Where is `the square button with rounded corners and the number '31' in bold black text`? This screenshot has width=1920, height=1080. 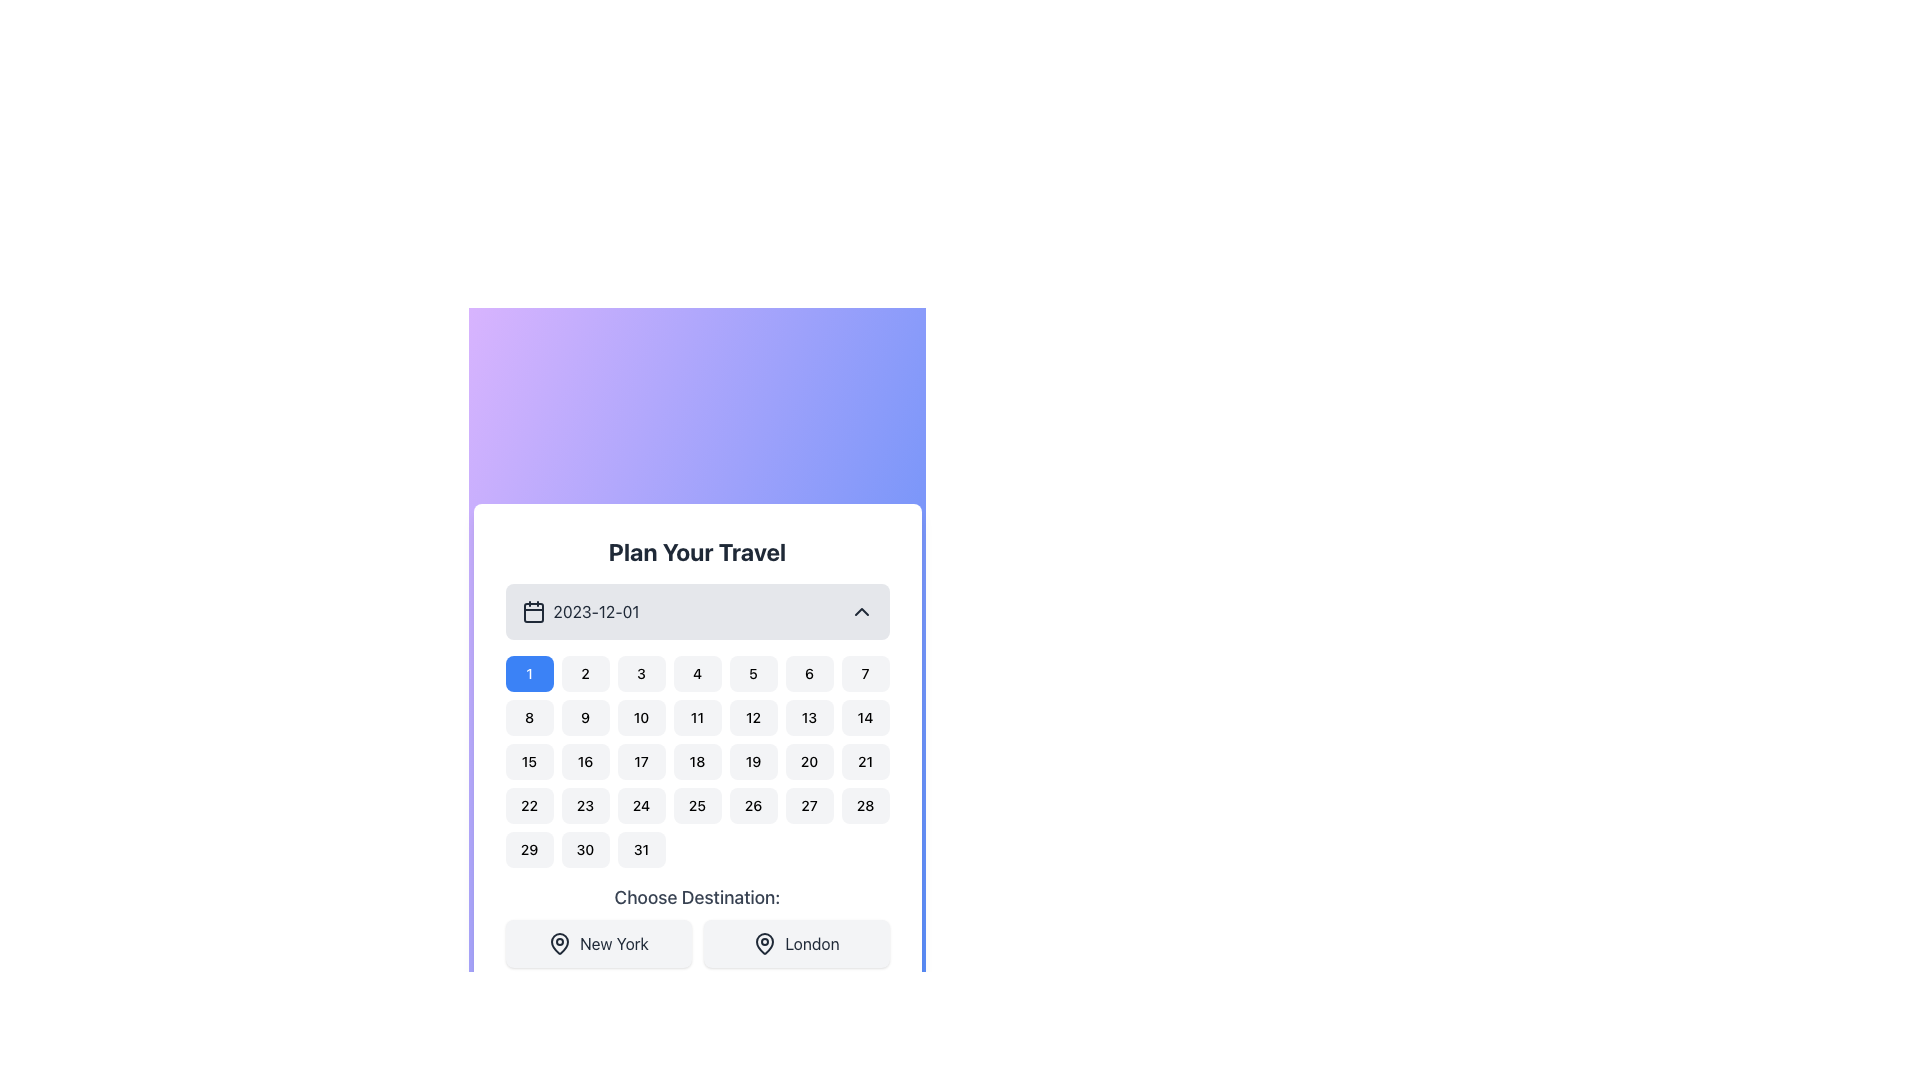
the square button with rounded corners and the number '31' in bold black text is located at coordinates (641, 849).